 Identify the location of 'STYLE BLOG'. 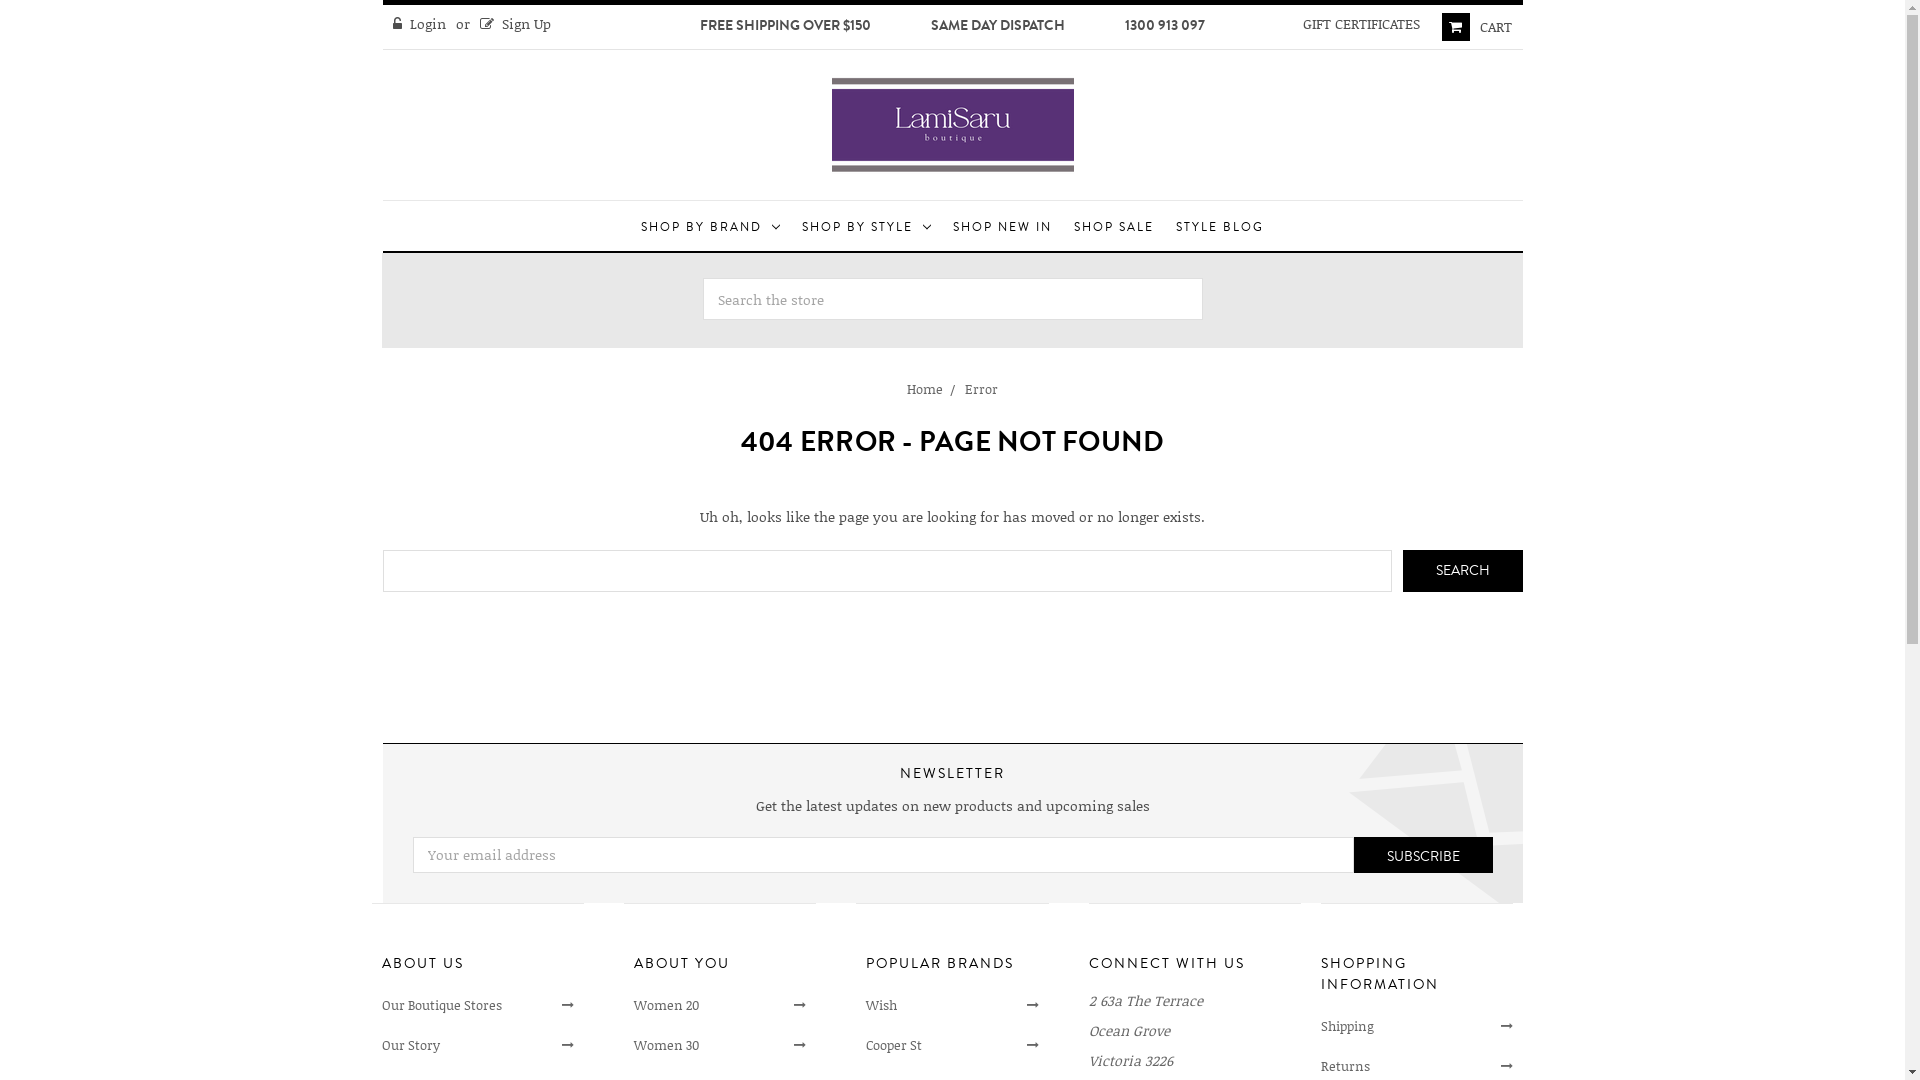
(1218, 225).